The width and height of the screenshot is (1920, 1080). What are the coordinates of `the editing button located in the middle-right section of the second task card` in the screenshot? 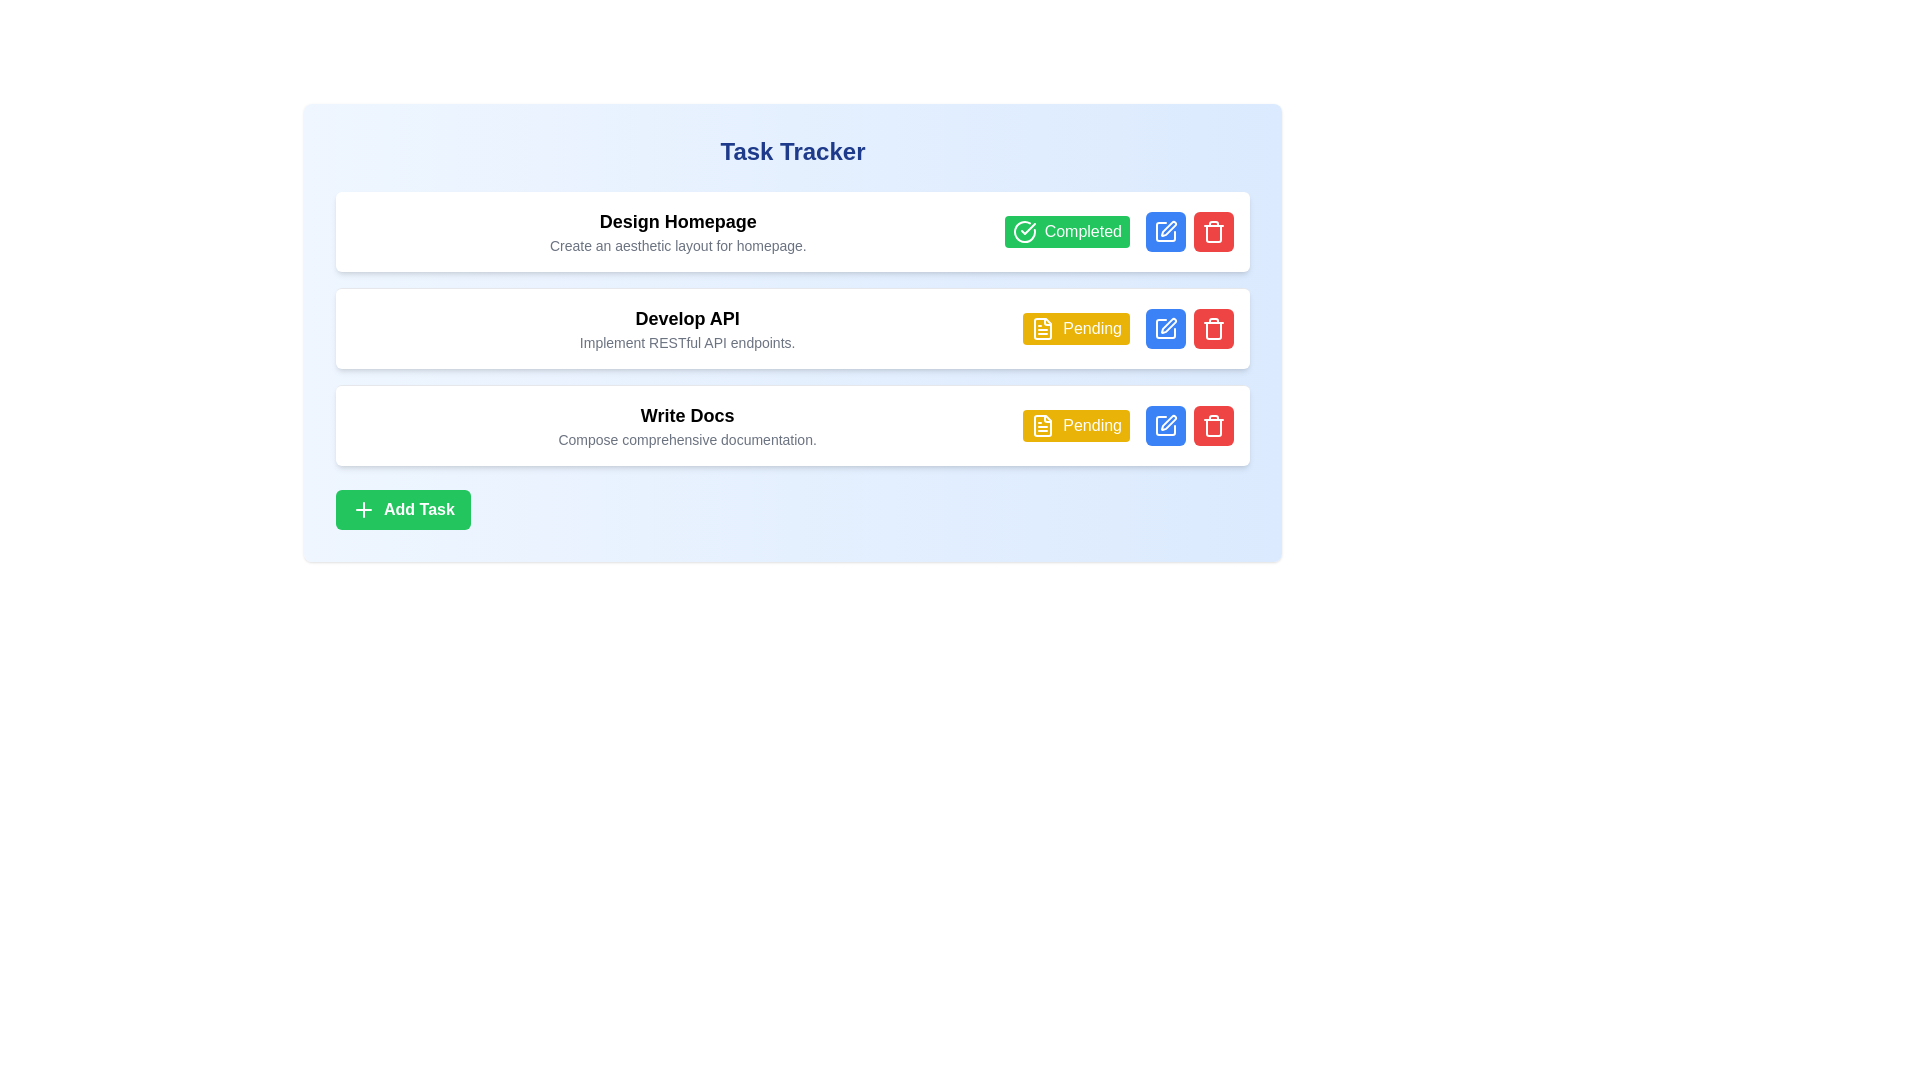 It's located at (1166, 327).